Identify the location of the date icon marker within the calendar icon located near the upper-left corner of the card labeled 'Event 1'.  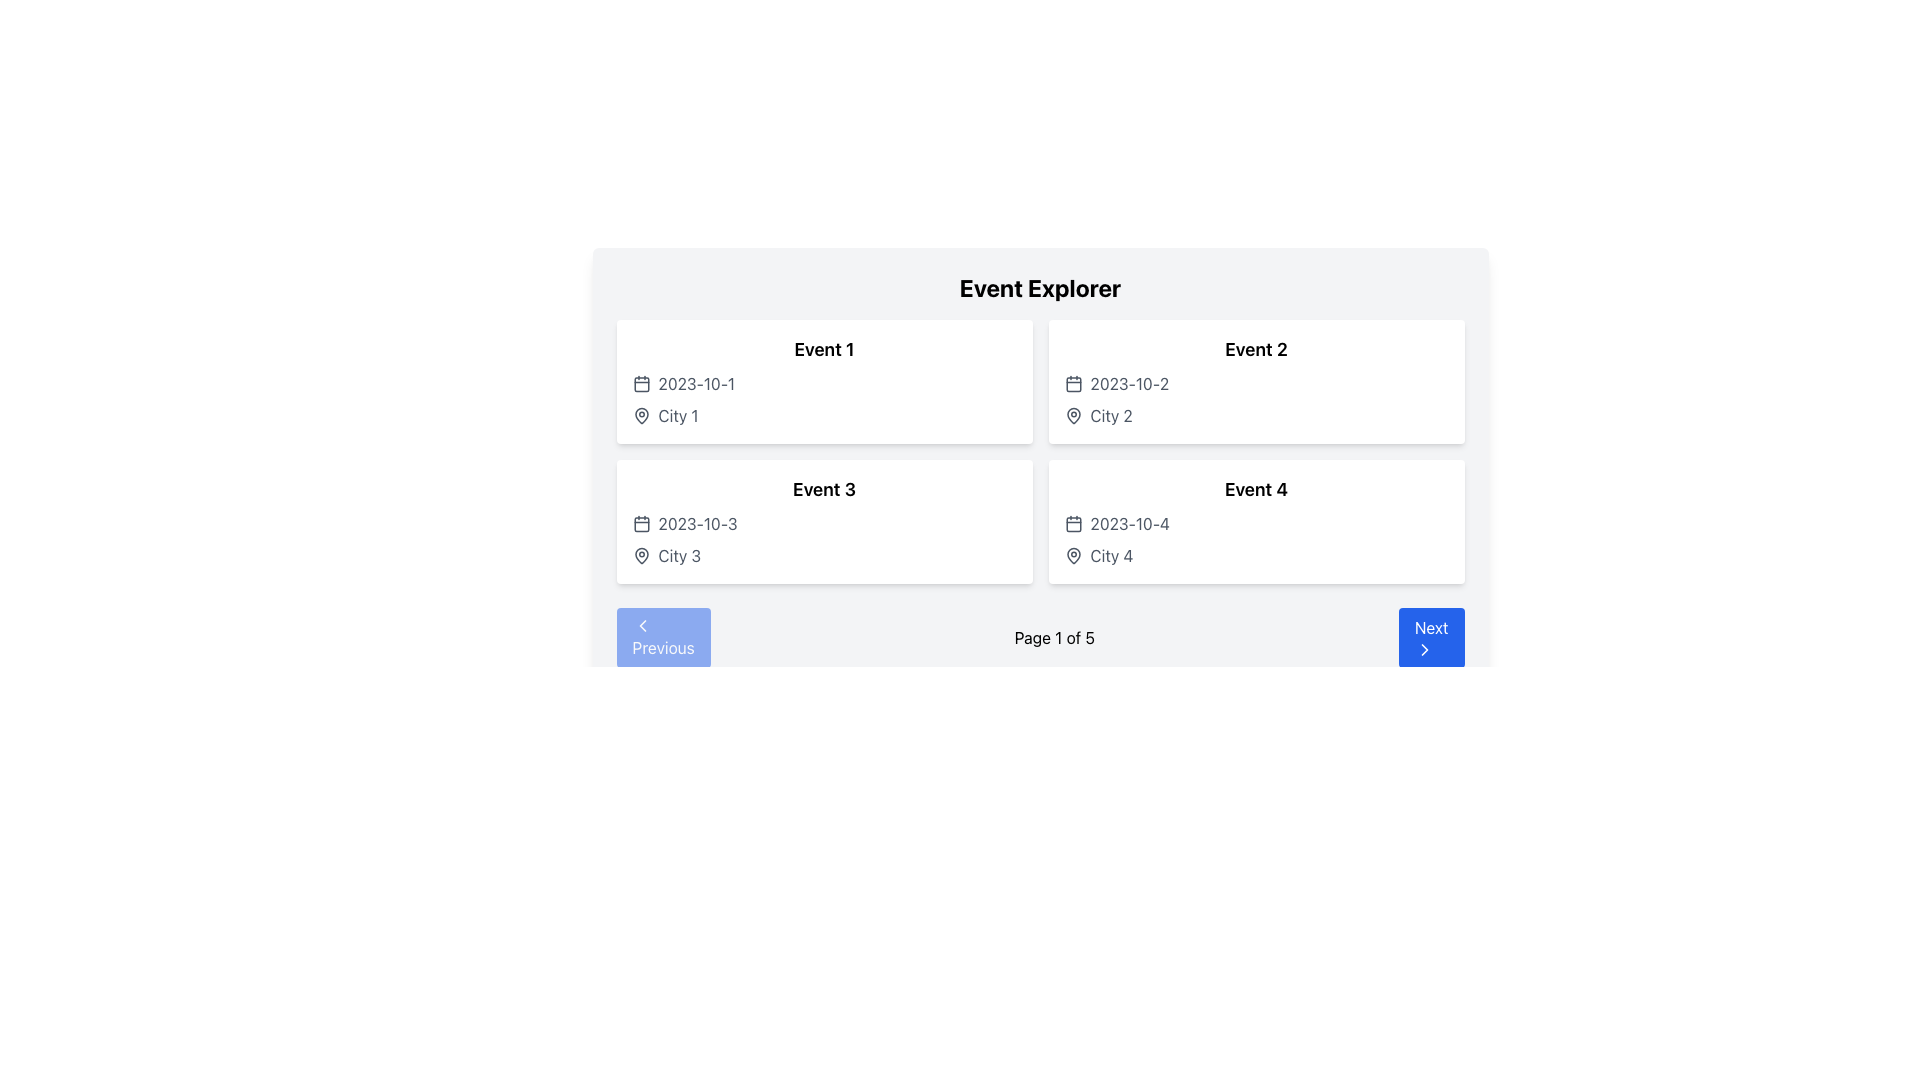
(641, 384).